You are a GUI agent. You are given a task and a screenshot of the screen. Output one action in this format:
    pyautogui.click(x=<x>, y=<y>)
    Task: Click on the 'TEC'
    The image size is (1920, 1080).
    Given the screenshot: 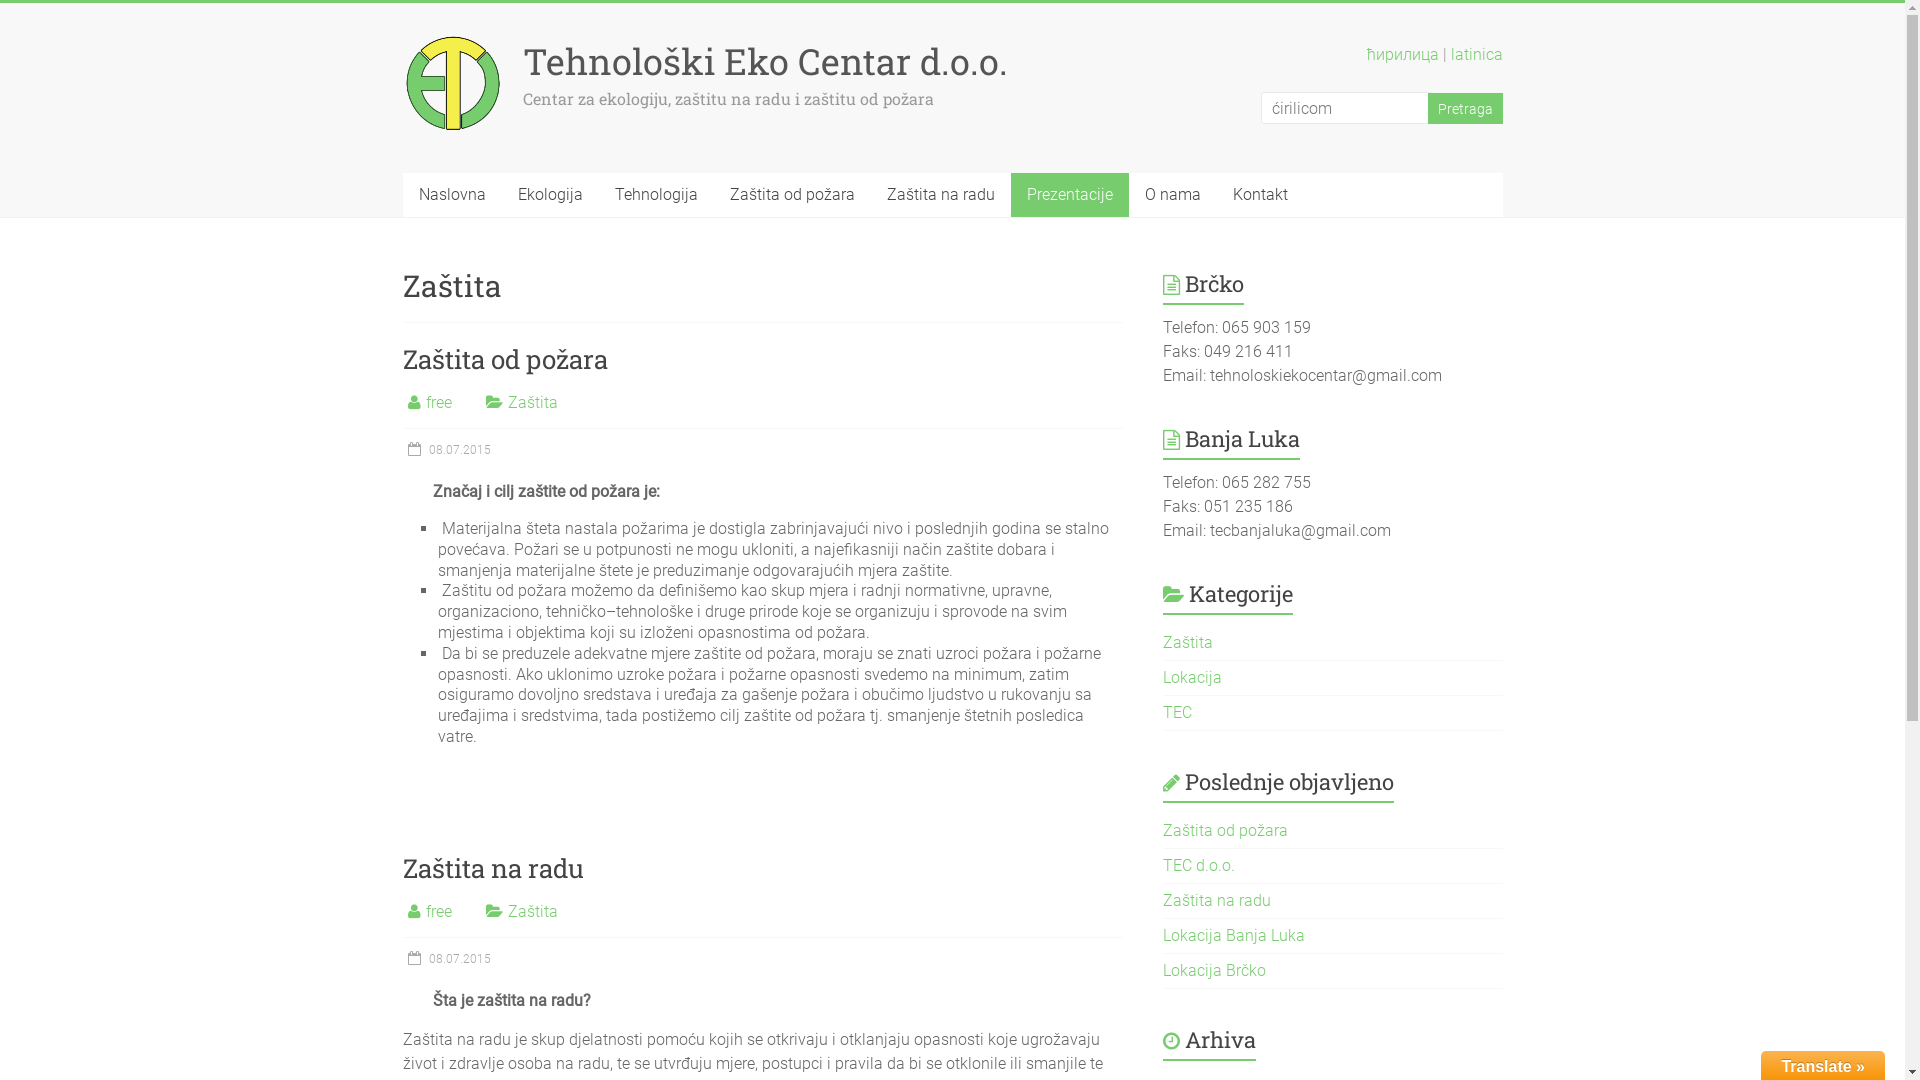 What is the action you would take?
    pyautogui.click(x=1177, y=711)
    